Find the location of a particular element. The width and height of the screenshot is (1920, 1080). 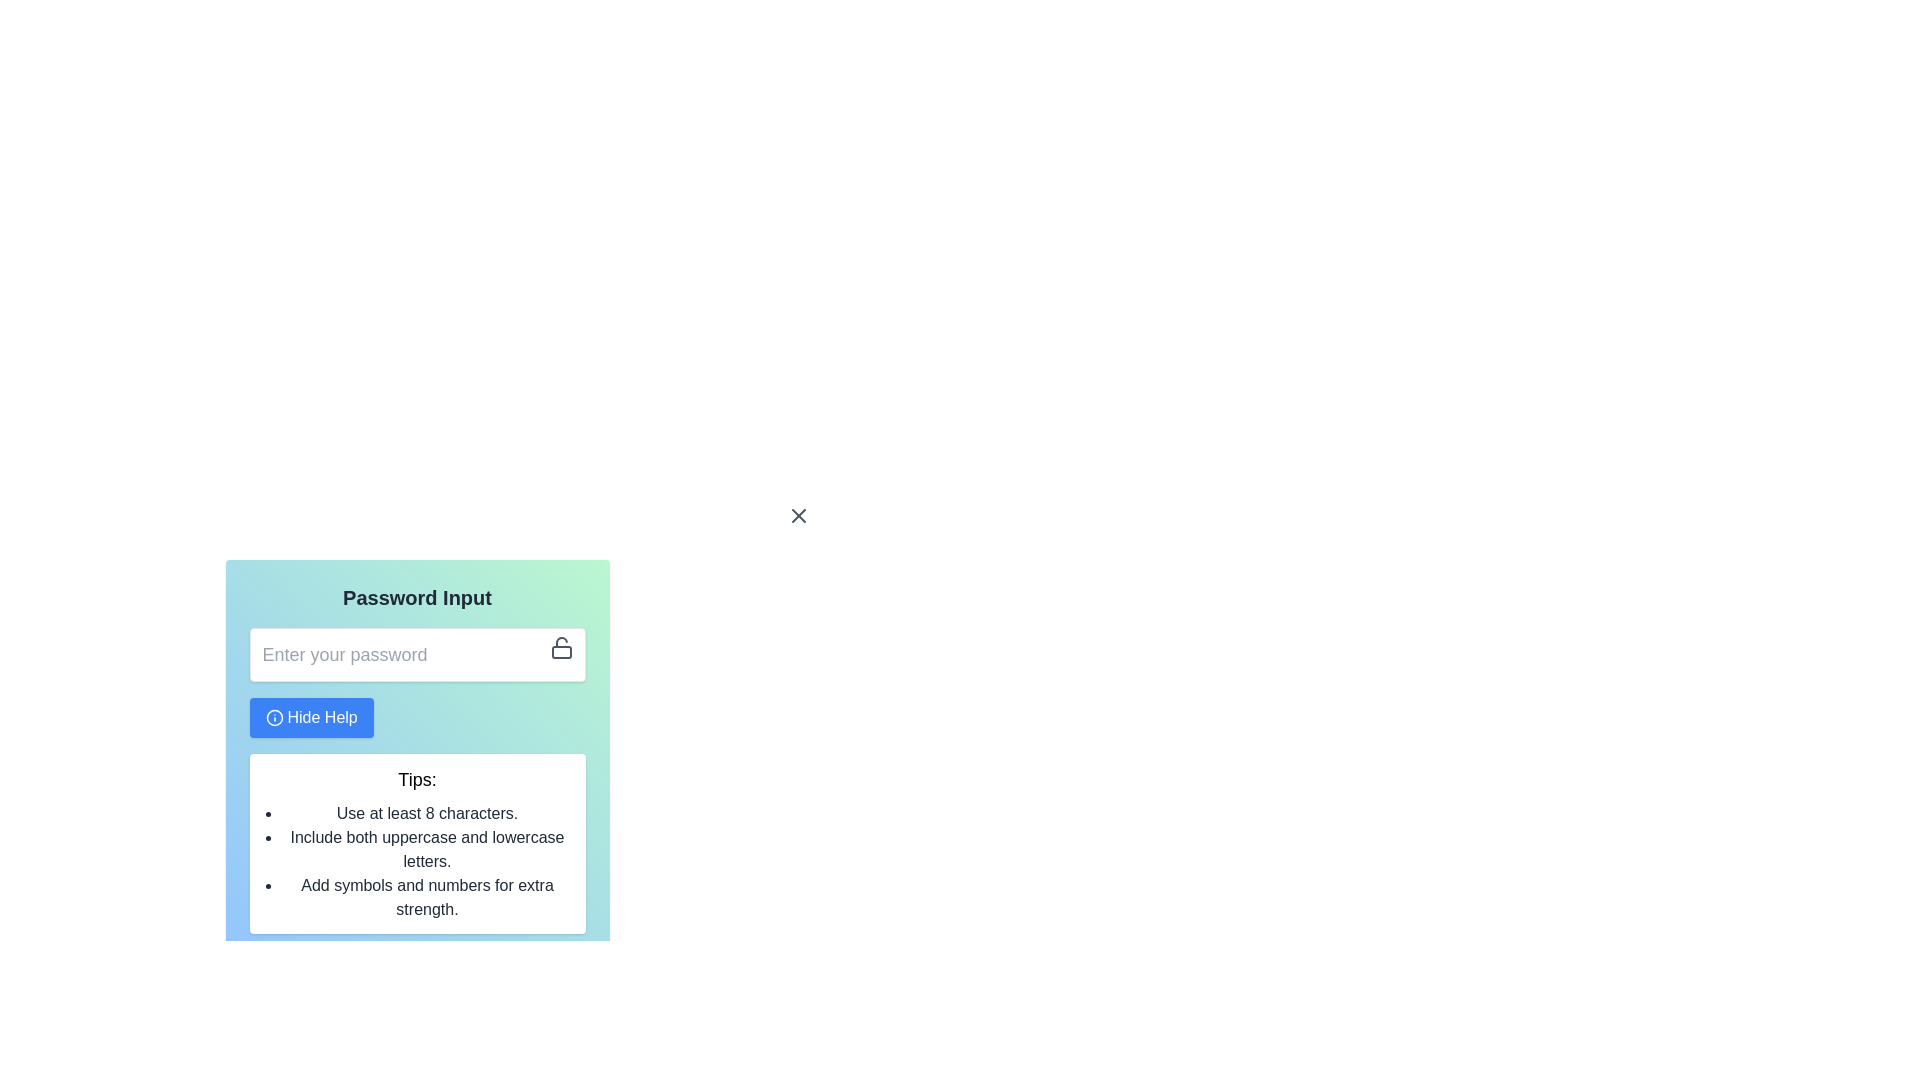

text in the third item of the bulleted list within the 'Tips' box, which provides guidance for creating a stronger password is located at coordinates (426, 897).